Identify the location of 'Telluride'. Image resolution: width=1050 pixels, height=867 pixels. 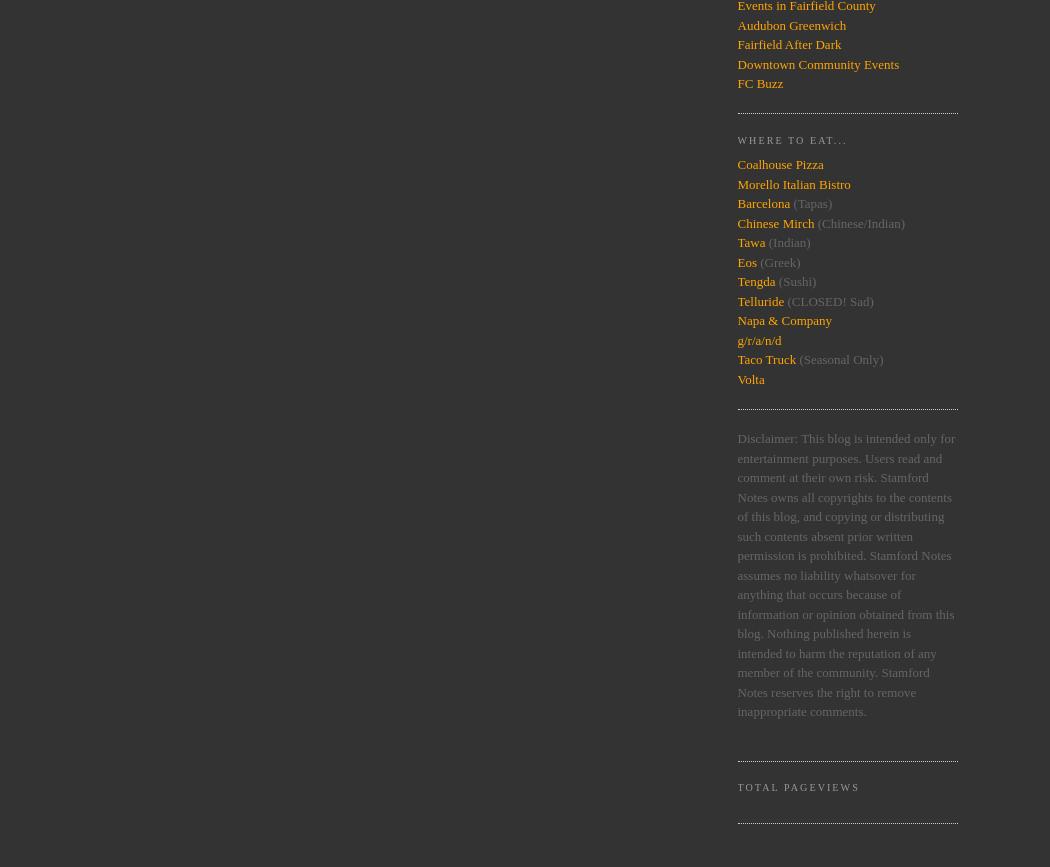
(760, 300).